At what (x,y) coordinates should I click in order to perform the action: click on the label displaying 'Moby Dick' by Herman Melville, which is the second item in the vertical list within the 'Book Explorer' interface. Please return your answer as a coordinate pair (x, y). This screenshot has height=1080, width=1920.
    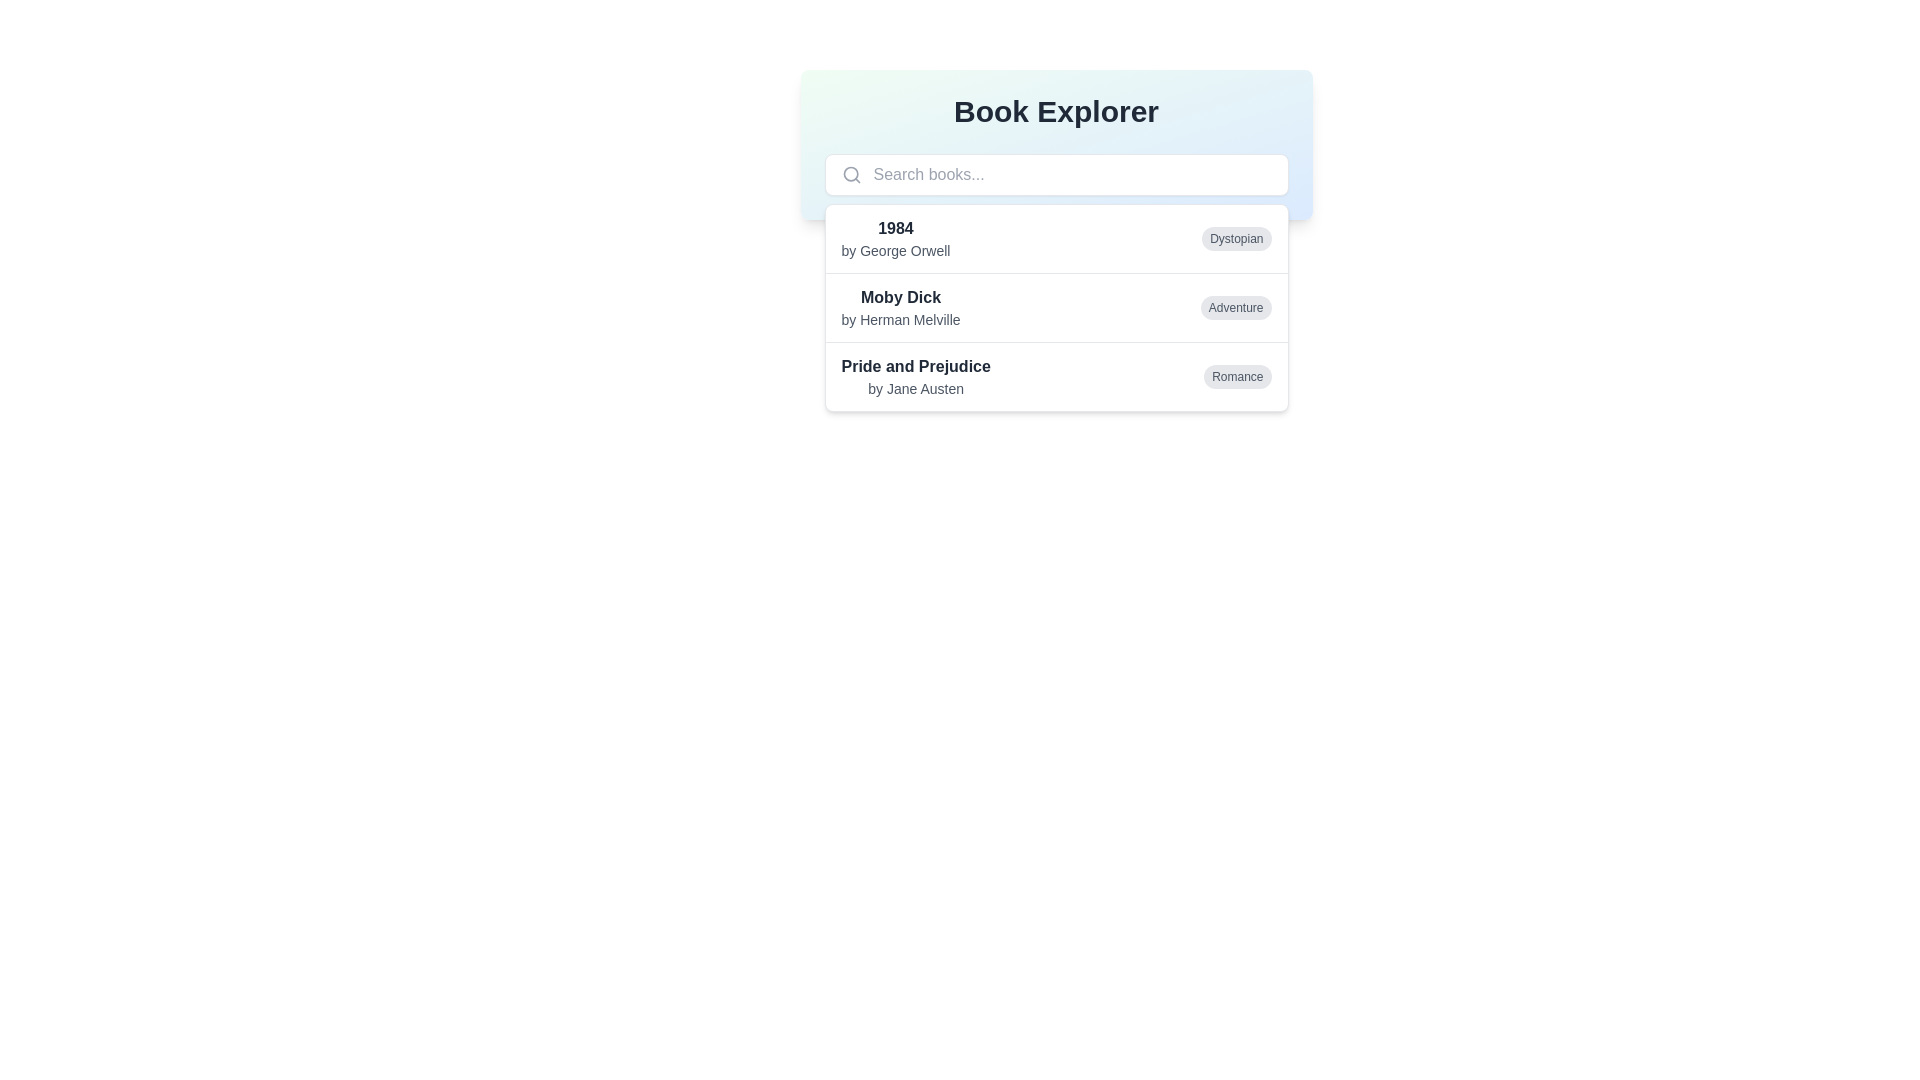
    Looking at the image, I should click on (900, 308).